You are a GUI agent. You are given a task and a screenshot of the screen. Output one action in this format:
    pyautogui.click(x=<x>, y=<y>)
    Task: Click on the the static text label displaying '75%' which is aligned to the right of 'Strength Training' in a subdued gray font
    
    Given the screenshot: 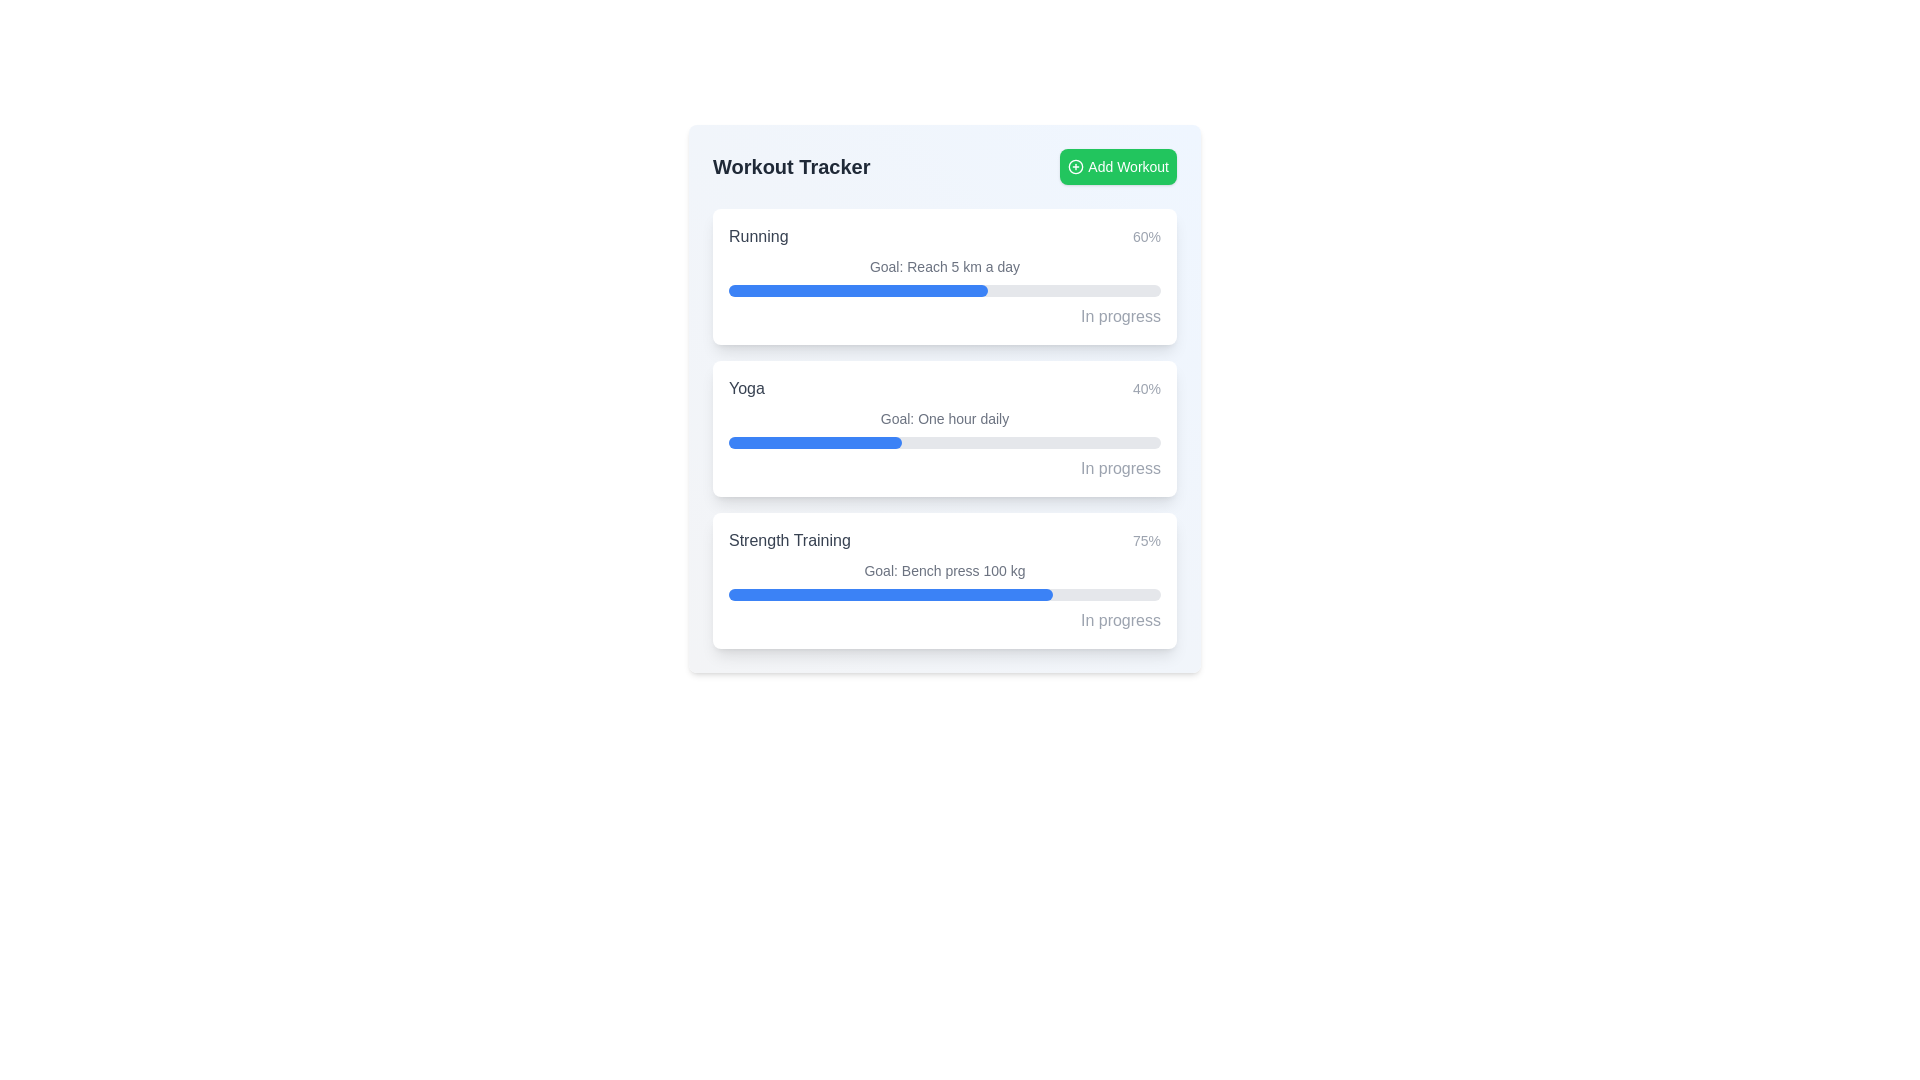 What is the action you would take?
    pyautogui.click(x=1147, y=540)
    